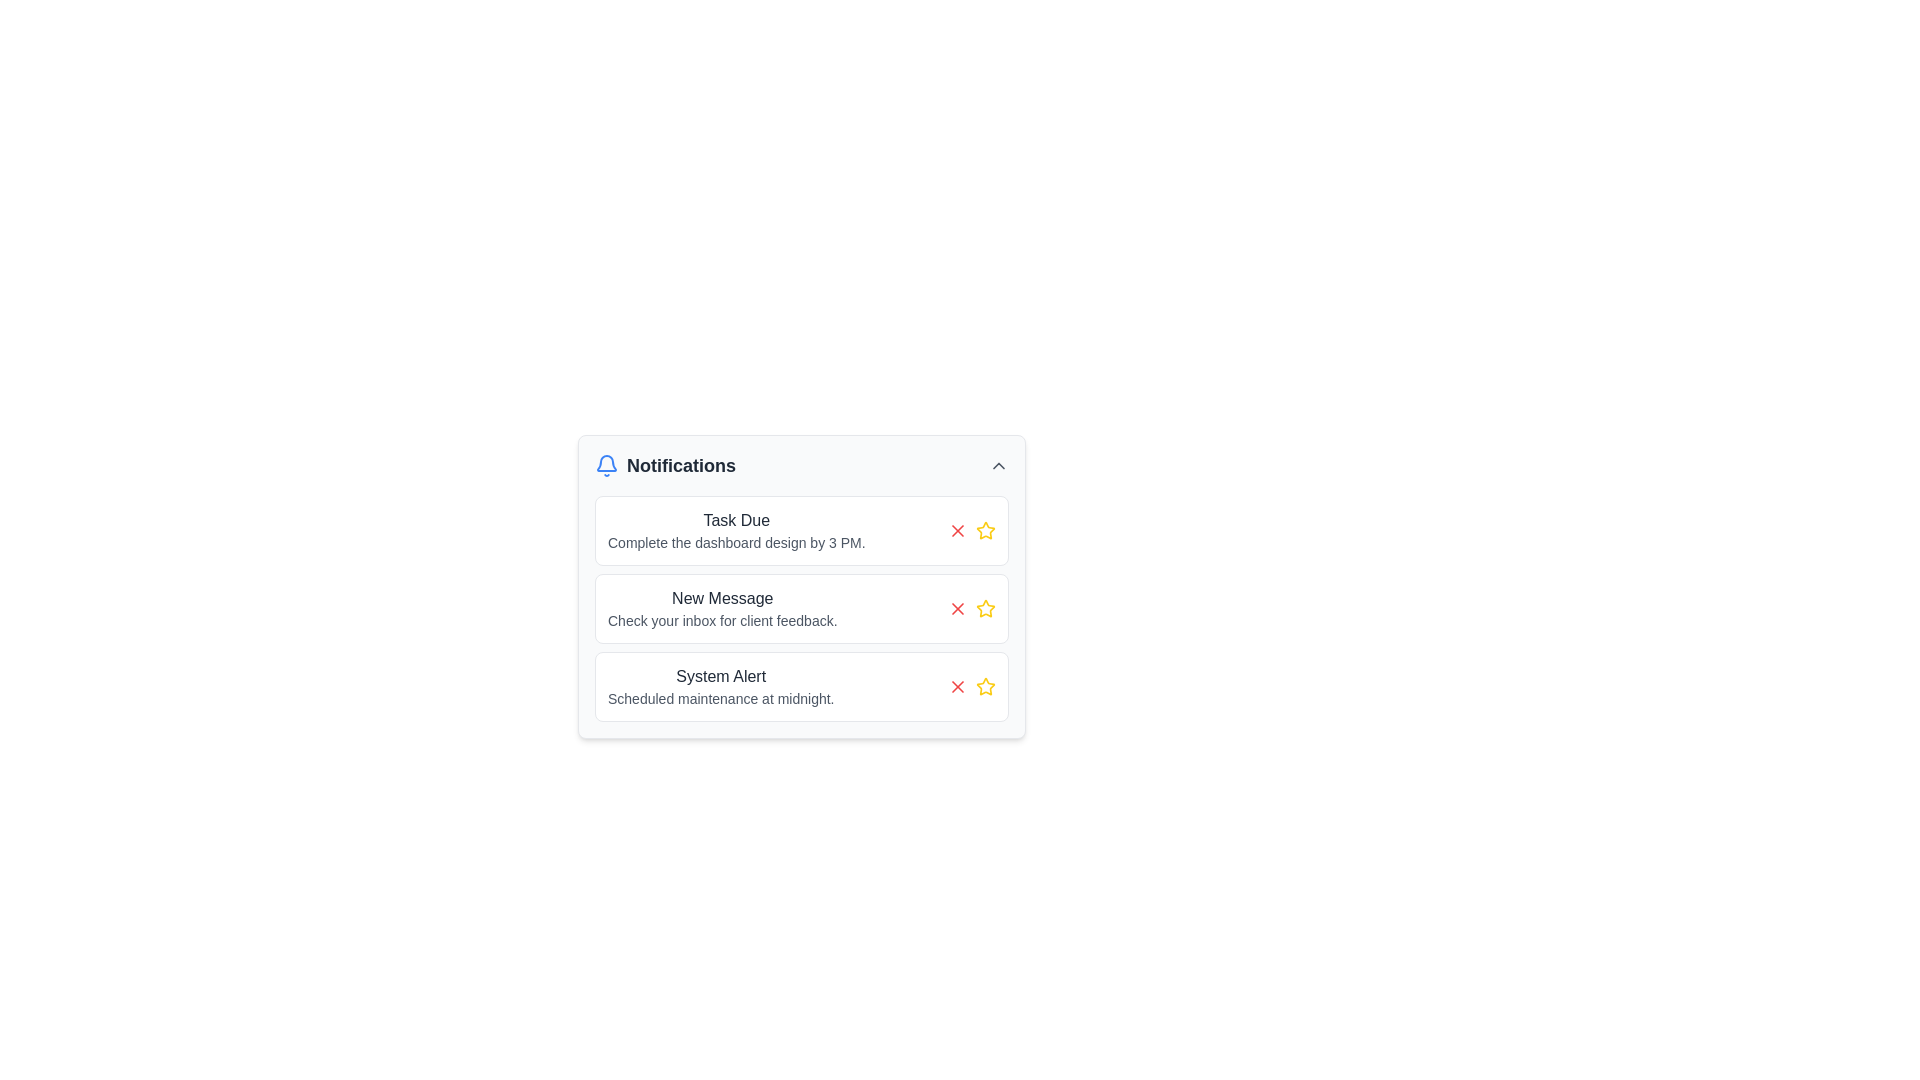  Describe the element at coordinates (605, 466) in the screenshot. I see `on the blue-stroke bell icon that has a notification badge next` at that location.